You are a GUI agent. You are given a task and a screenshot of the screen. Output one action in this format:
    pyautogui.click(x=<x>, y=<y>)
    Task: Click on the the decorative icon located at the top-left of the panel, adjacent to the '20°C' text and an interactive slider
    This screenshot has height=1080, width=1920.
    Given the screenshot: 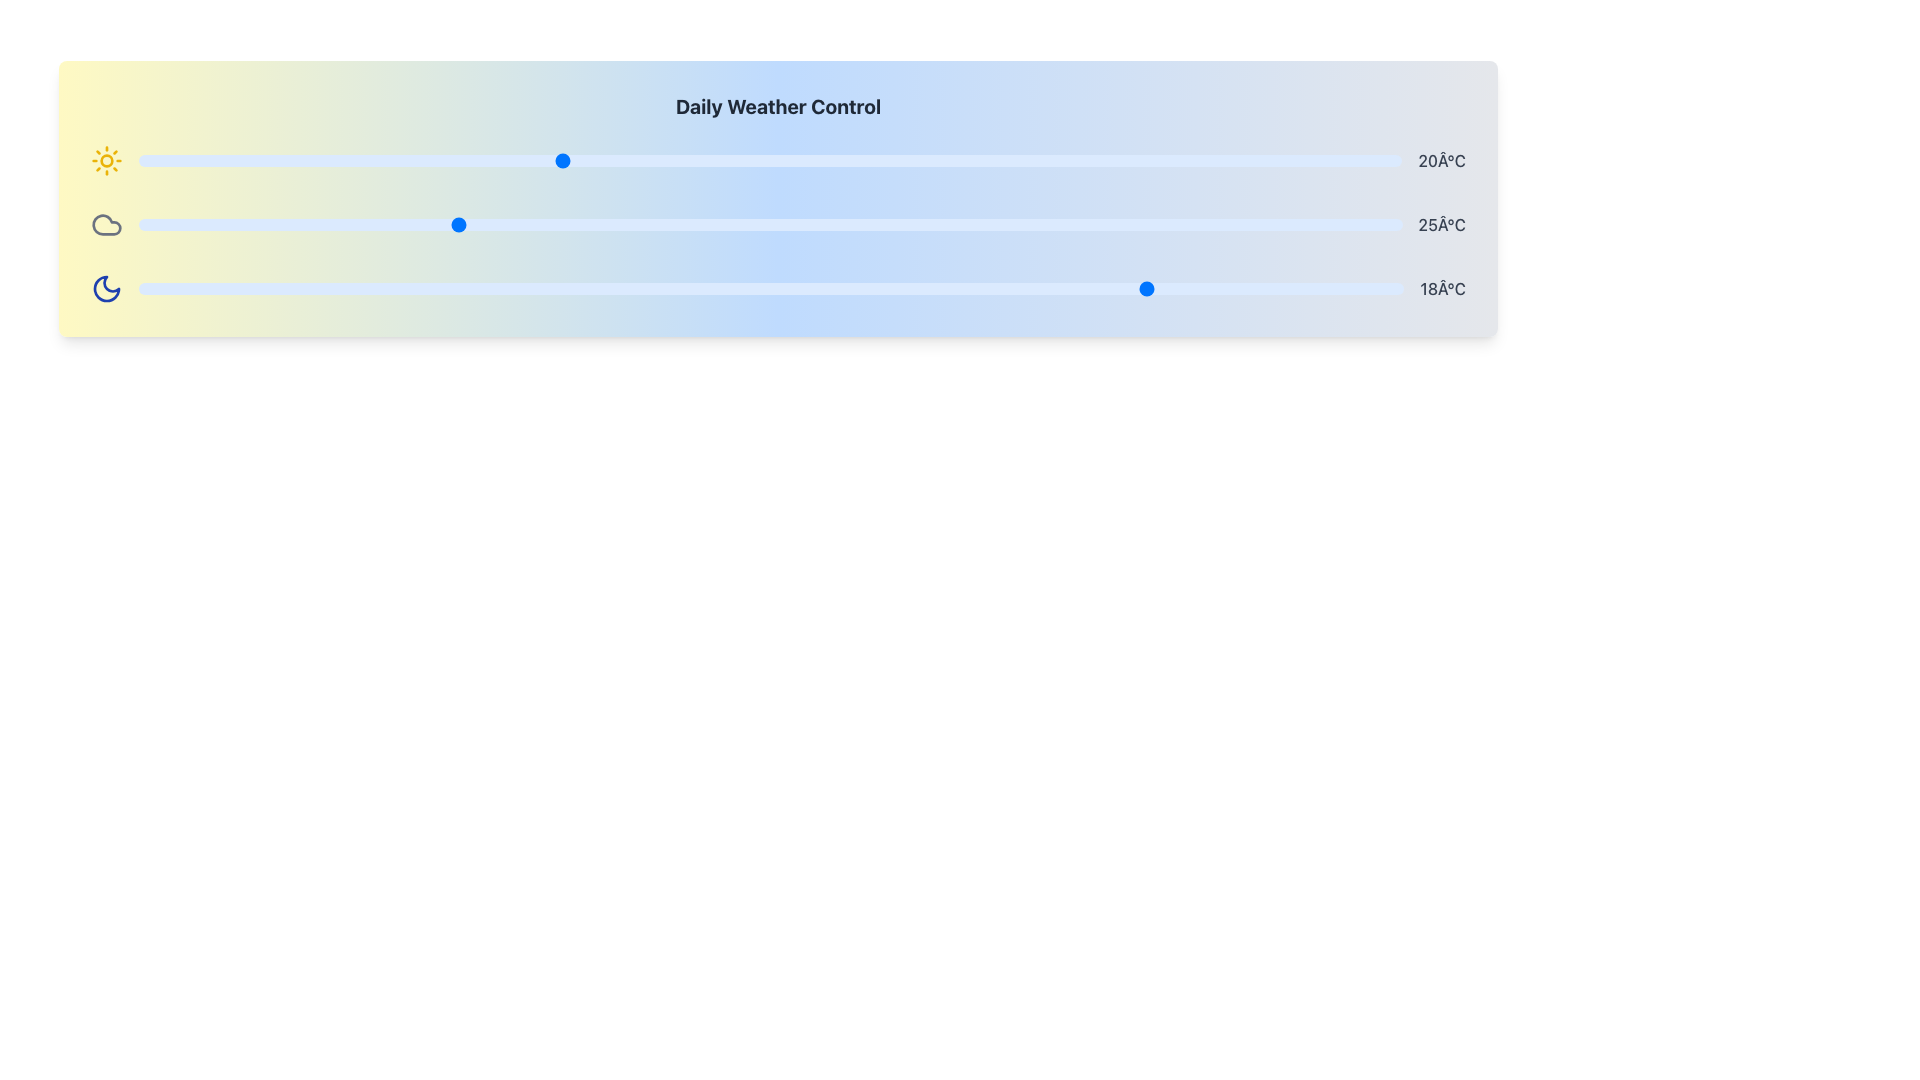 What is the action you would take?
    pyautogui.click(x=105, y=160)
    